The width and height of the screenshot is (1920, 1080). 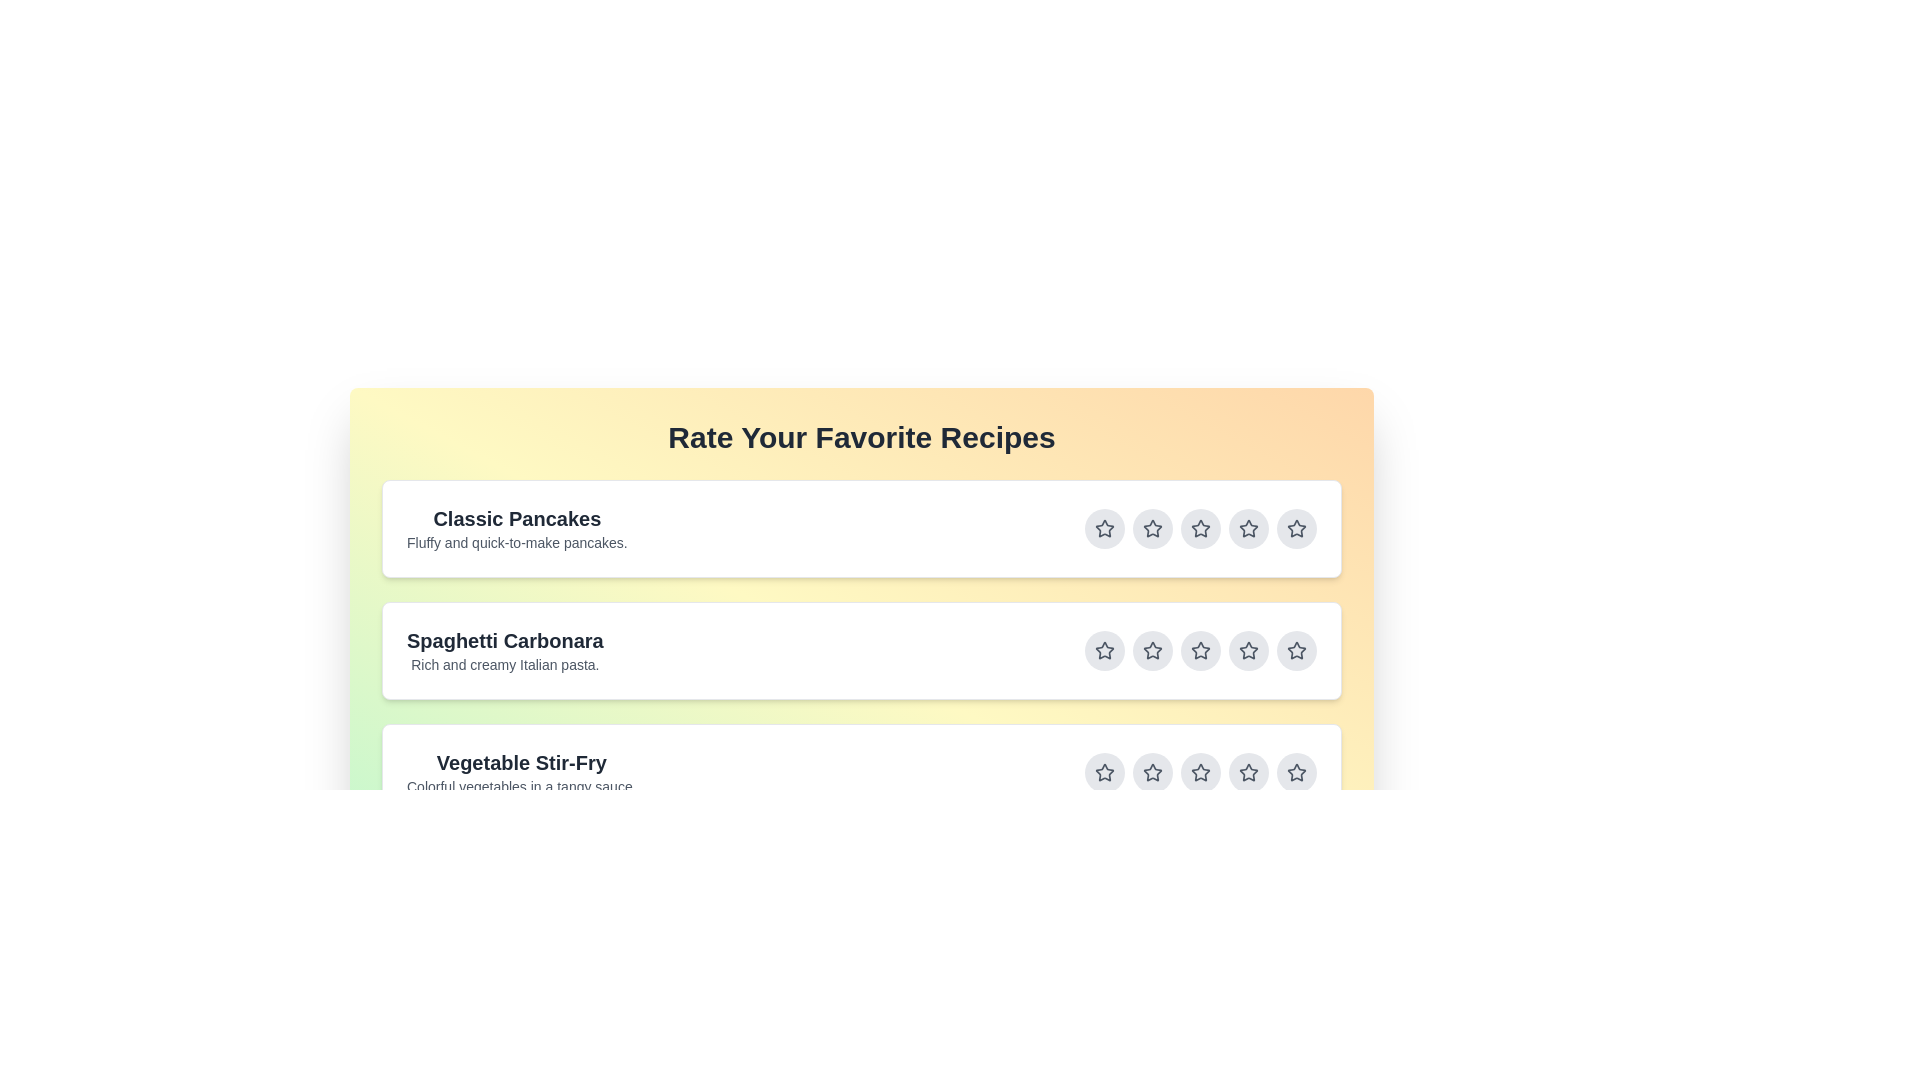 What do you see at coordinates (1152, 651) in the screenshot?
I see `the star button corresponding to 2 stars for the recipe titled Spaghetti Carbonara` at bounding box center [1152, 651].